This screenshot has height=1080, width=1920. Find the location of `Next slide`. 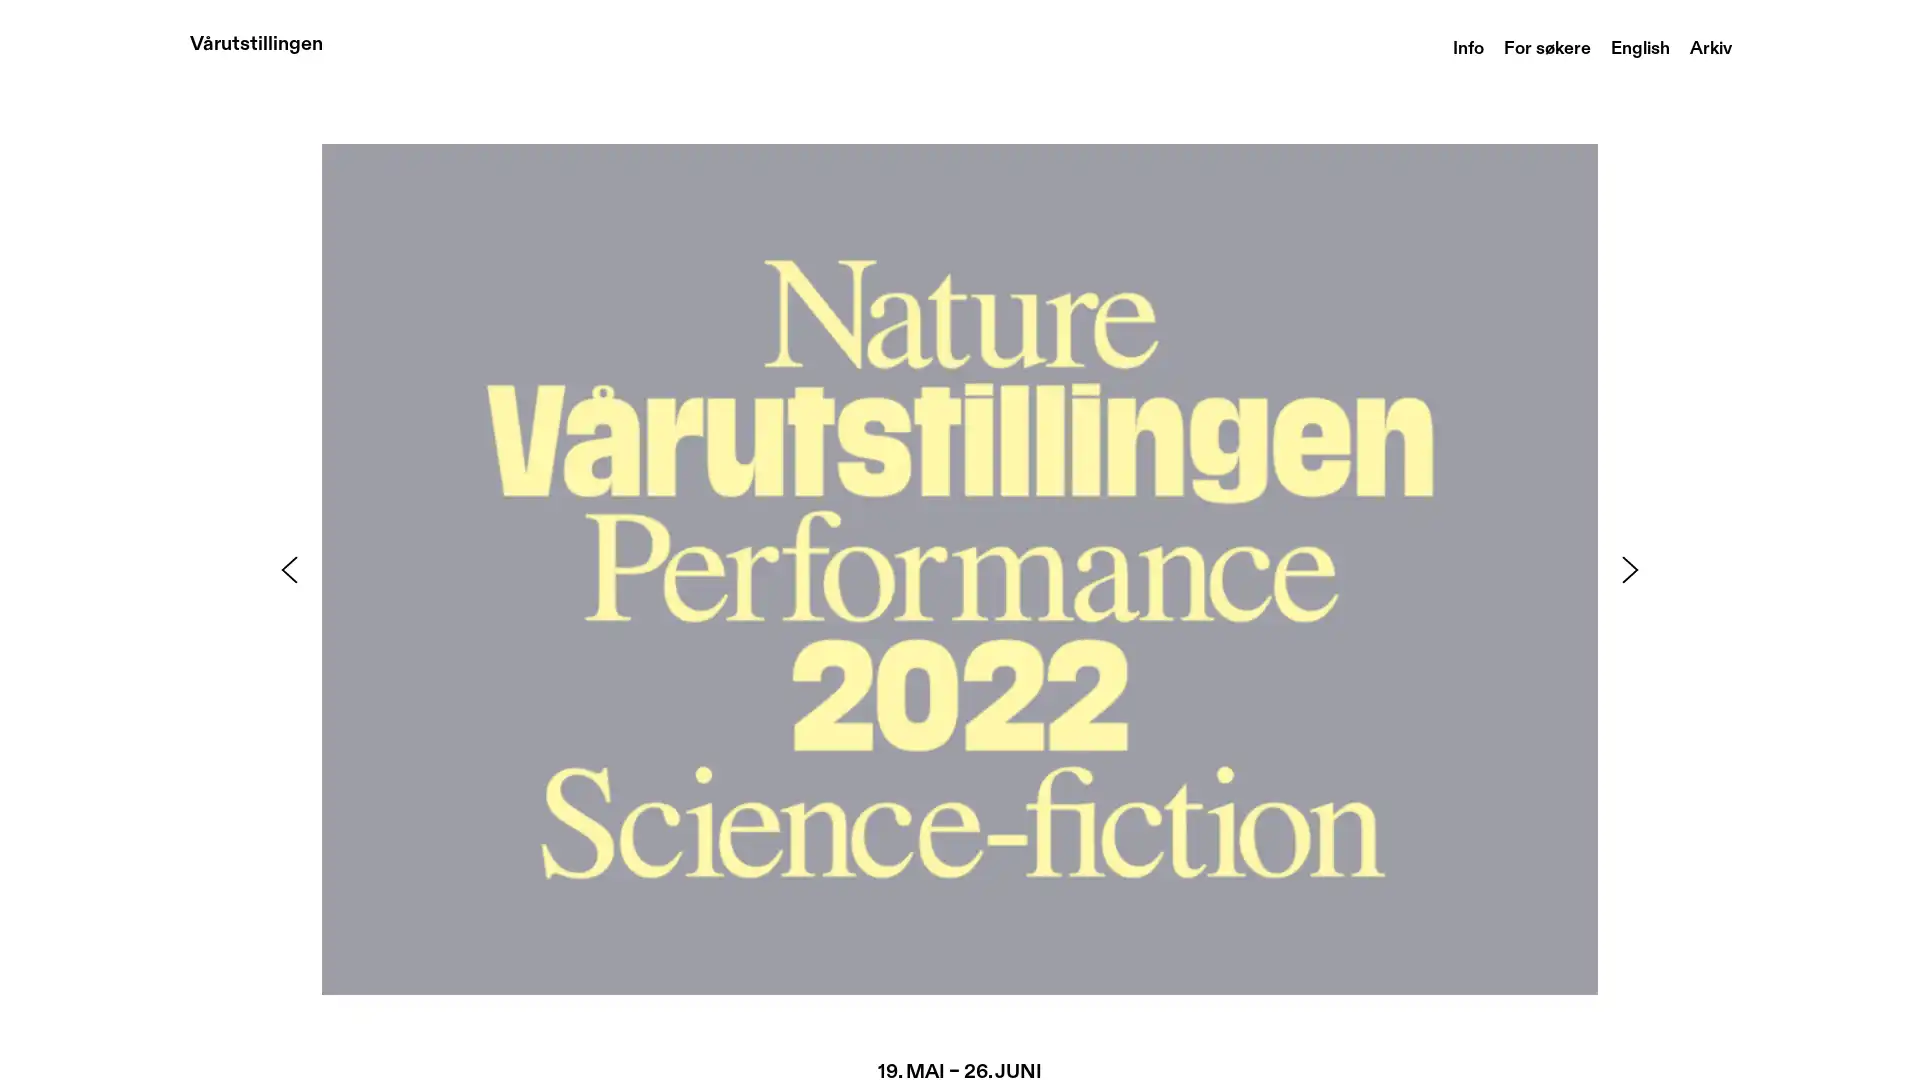

Next slide is located at coordinates (1630, 569).